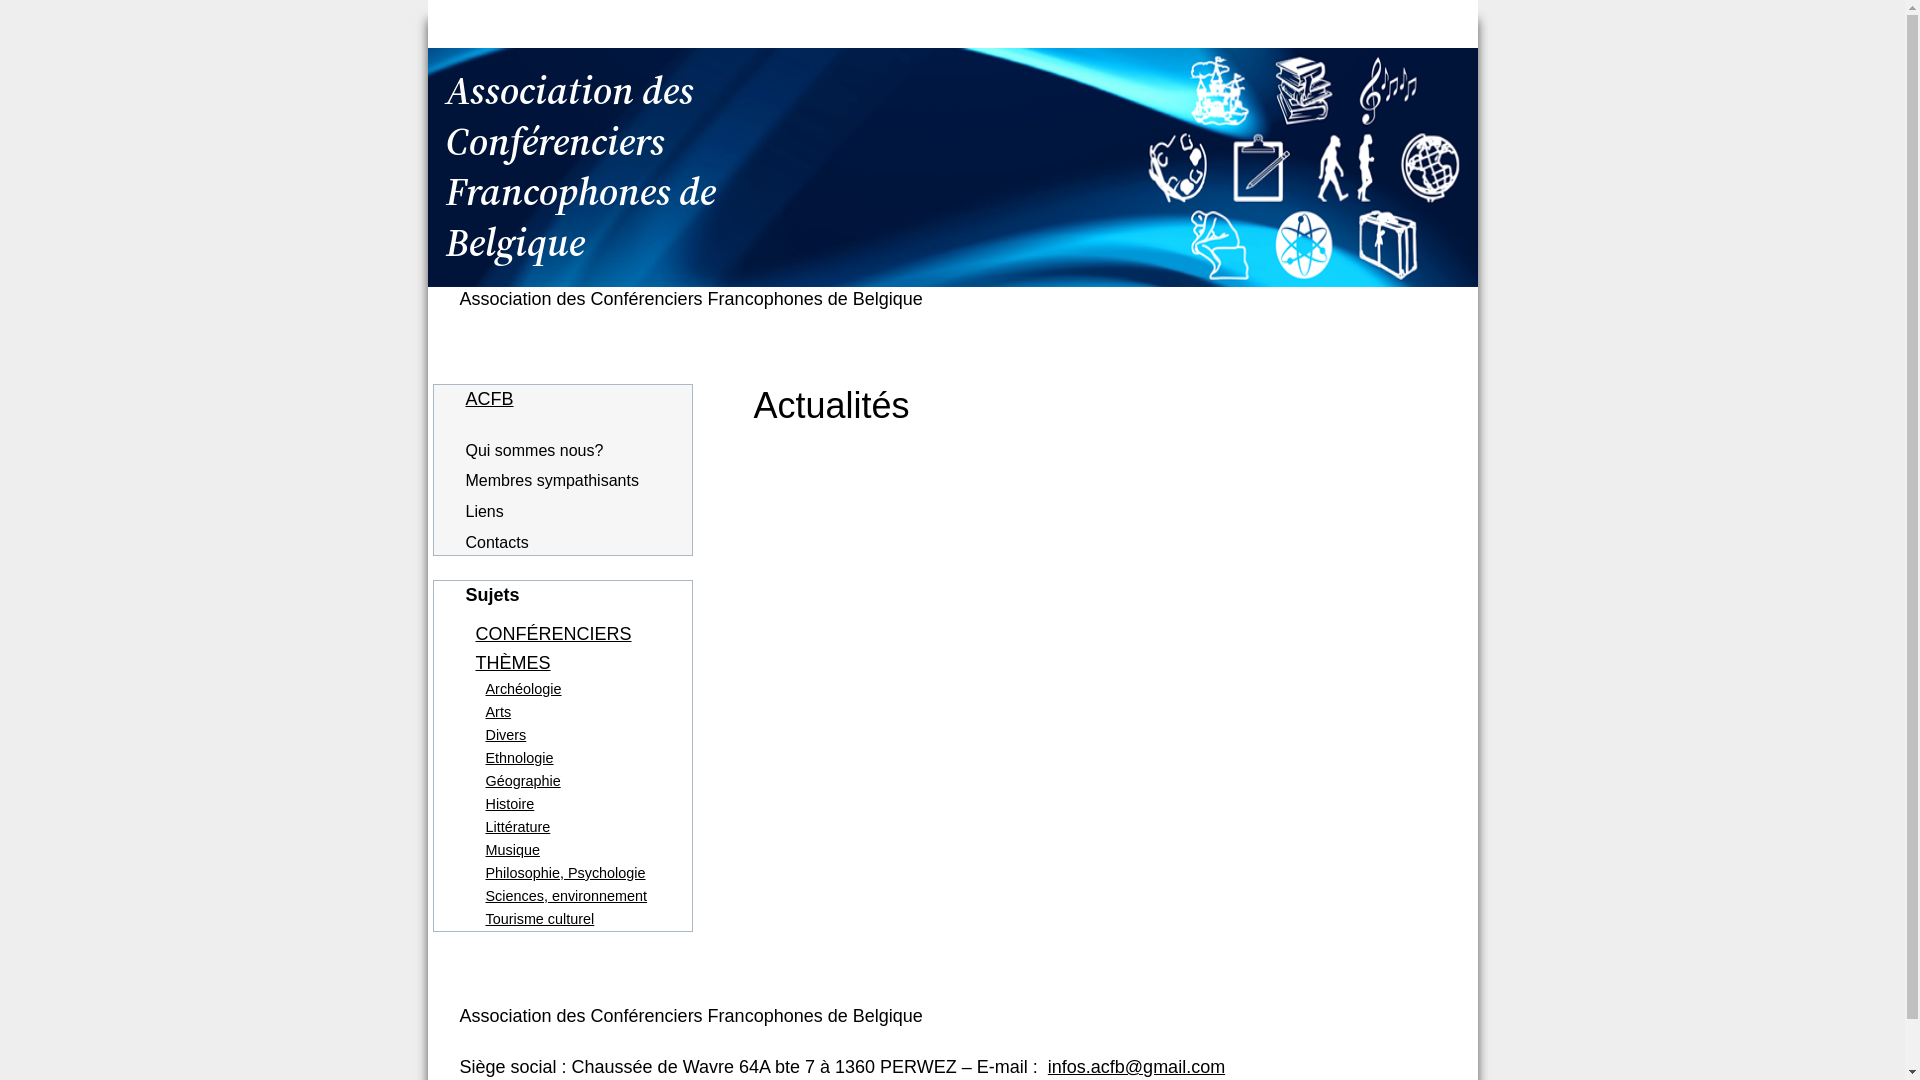  I want to click on 'Tourisme culturel', so click(540, 918).